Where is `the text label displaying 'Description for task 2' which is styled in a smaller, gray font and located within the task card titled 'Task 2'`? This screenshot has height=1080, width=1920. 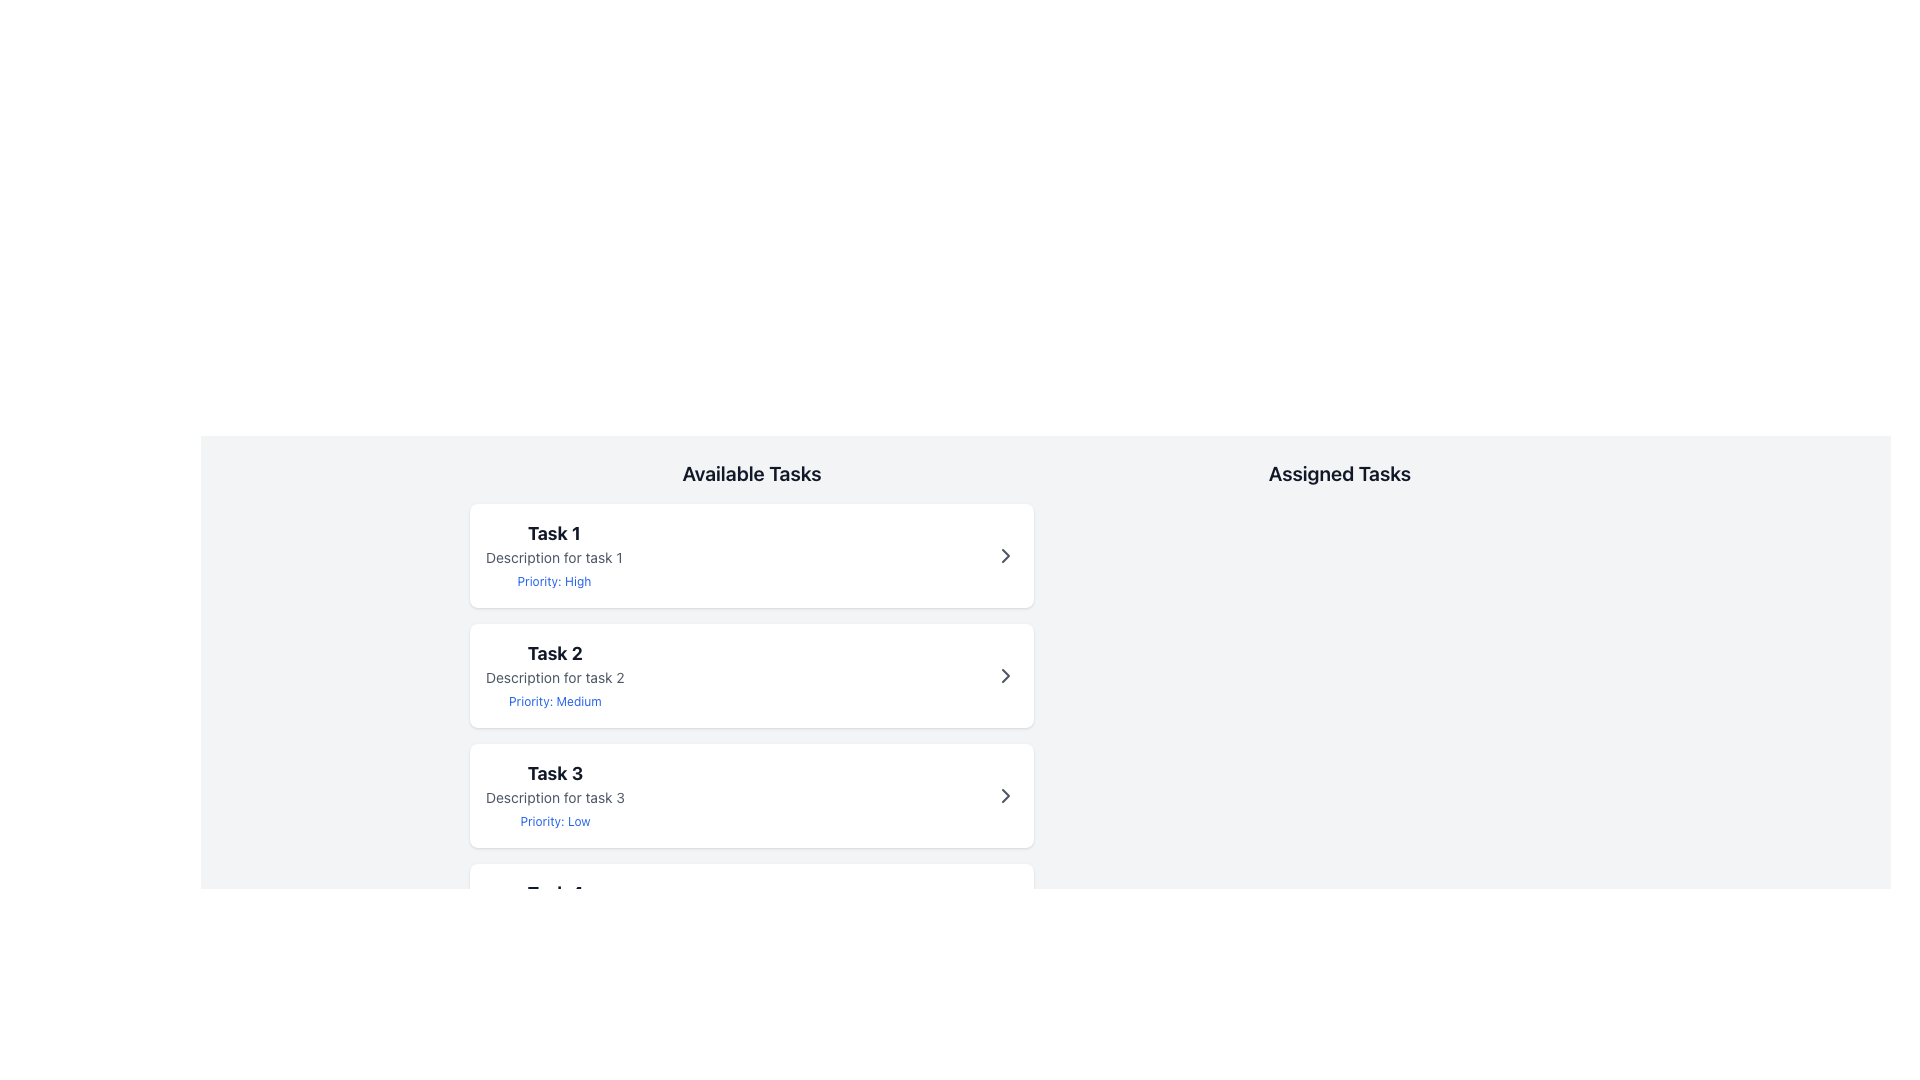 the text label displaying 'Description for task 2' which is styled in a smaller, gray font and located within the task card titled 'Task 2' is located at coordinates (555, 677).